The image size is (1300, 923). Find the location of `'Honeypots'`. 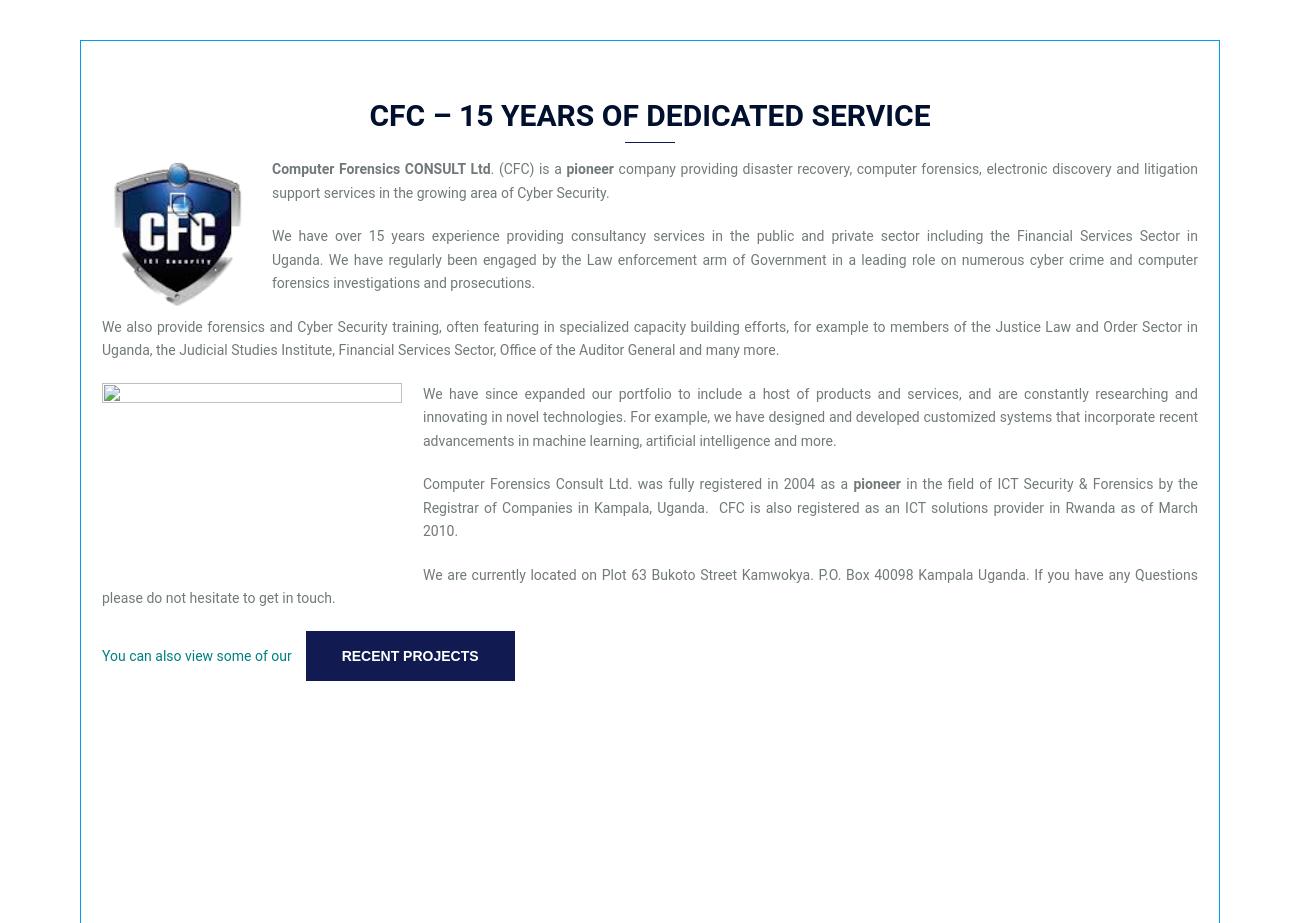

'Honeypots' is located at coordinates (78, 594).